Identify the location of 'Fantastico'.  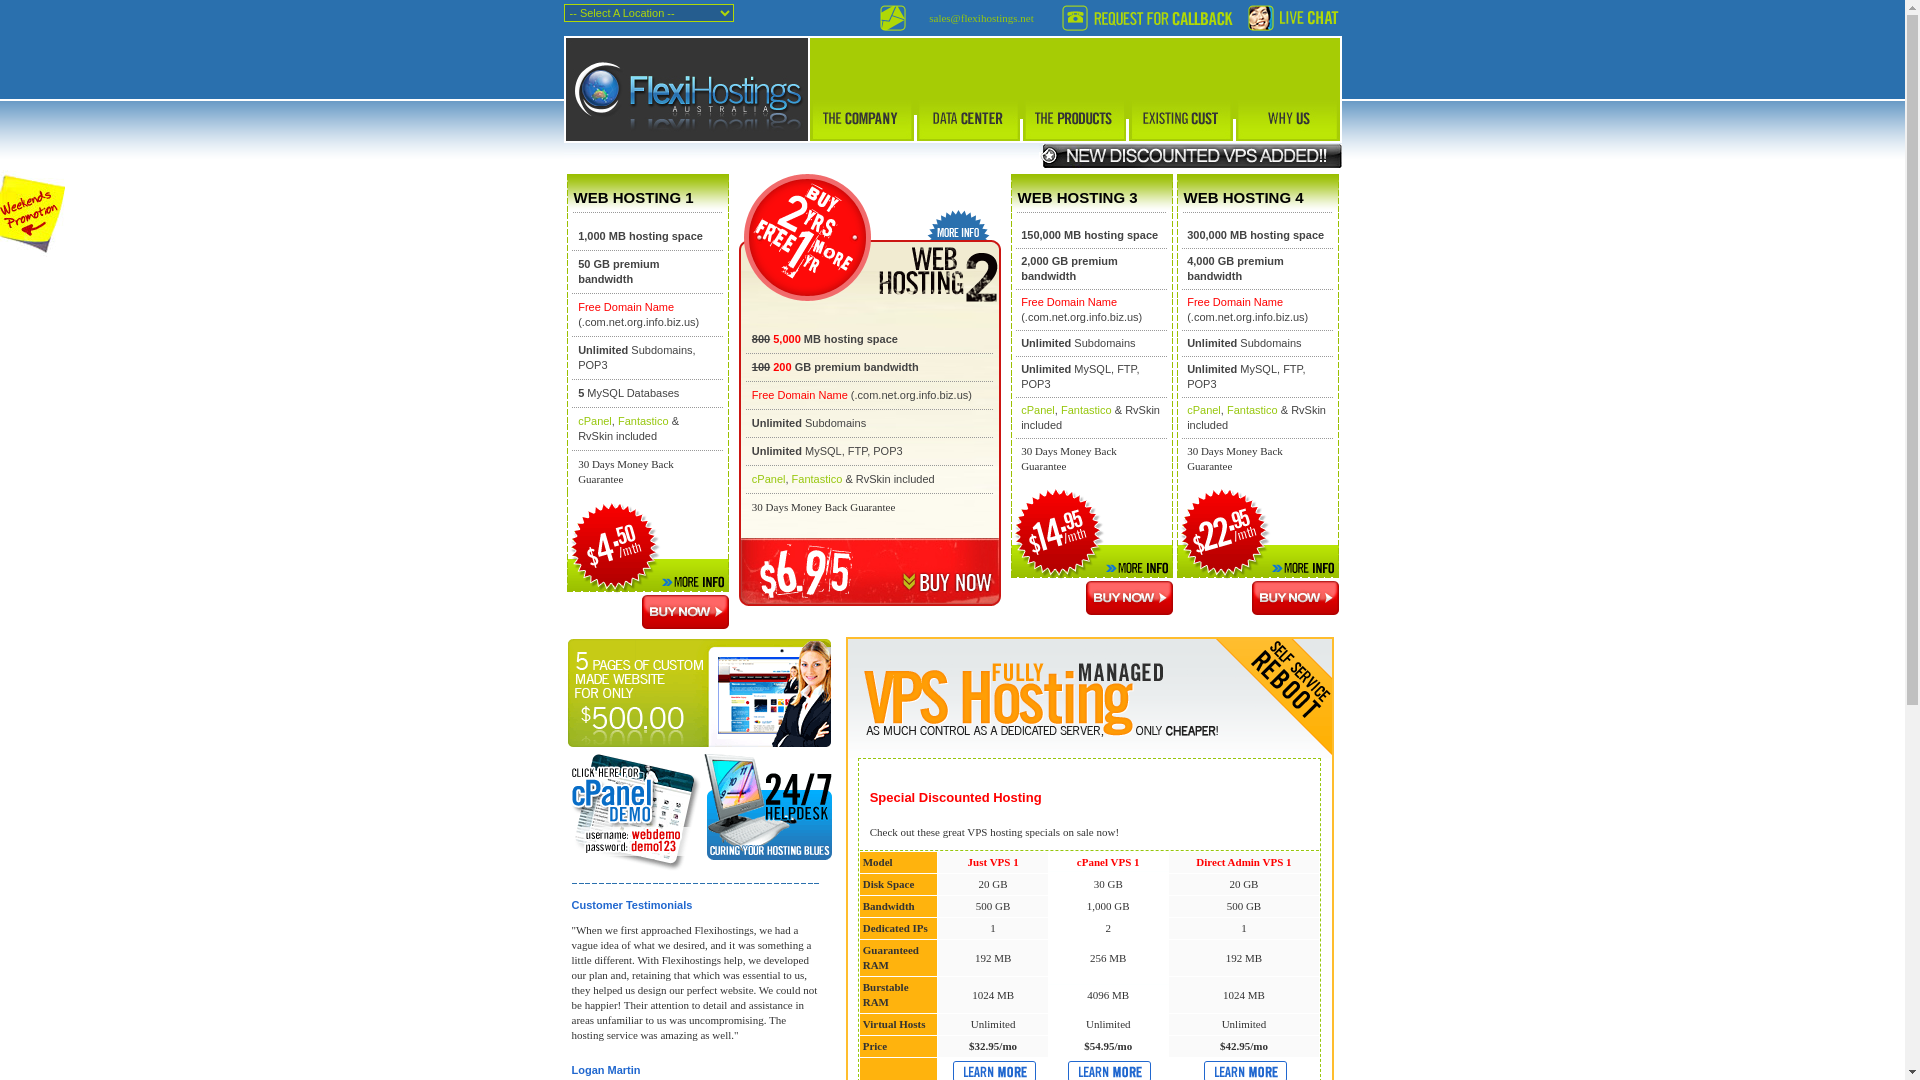
(1251, 408).